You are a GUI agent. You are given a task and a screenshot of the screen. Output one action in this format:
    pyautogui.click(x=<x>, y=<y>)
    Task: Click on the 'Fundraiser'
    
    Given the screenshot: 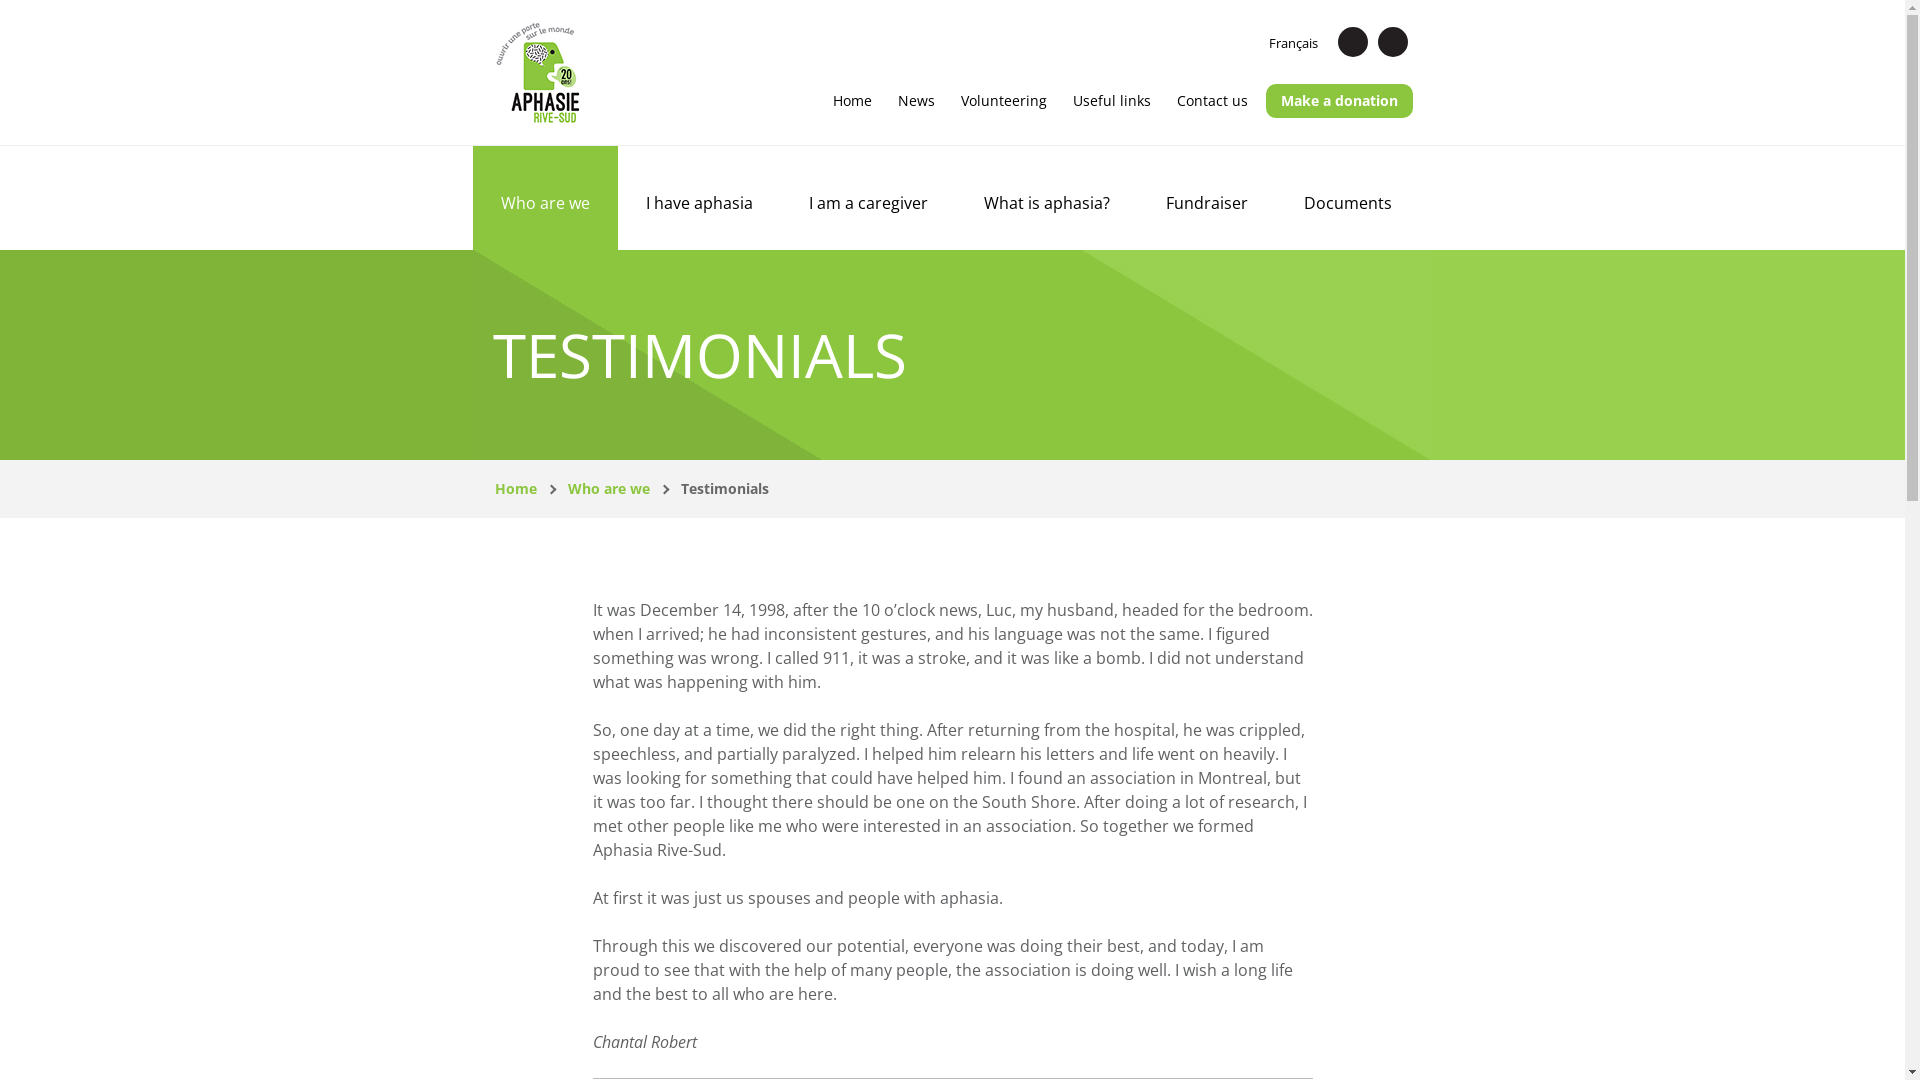 What is the action you would take?
    pyautogui.click(x=1137, y=197)
    